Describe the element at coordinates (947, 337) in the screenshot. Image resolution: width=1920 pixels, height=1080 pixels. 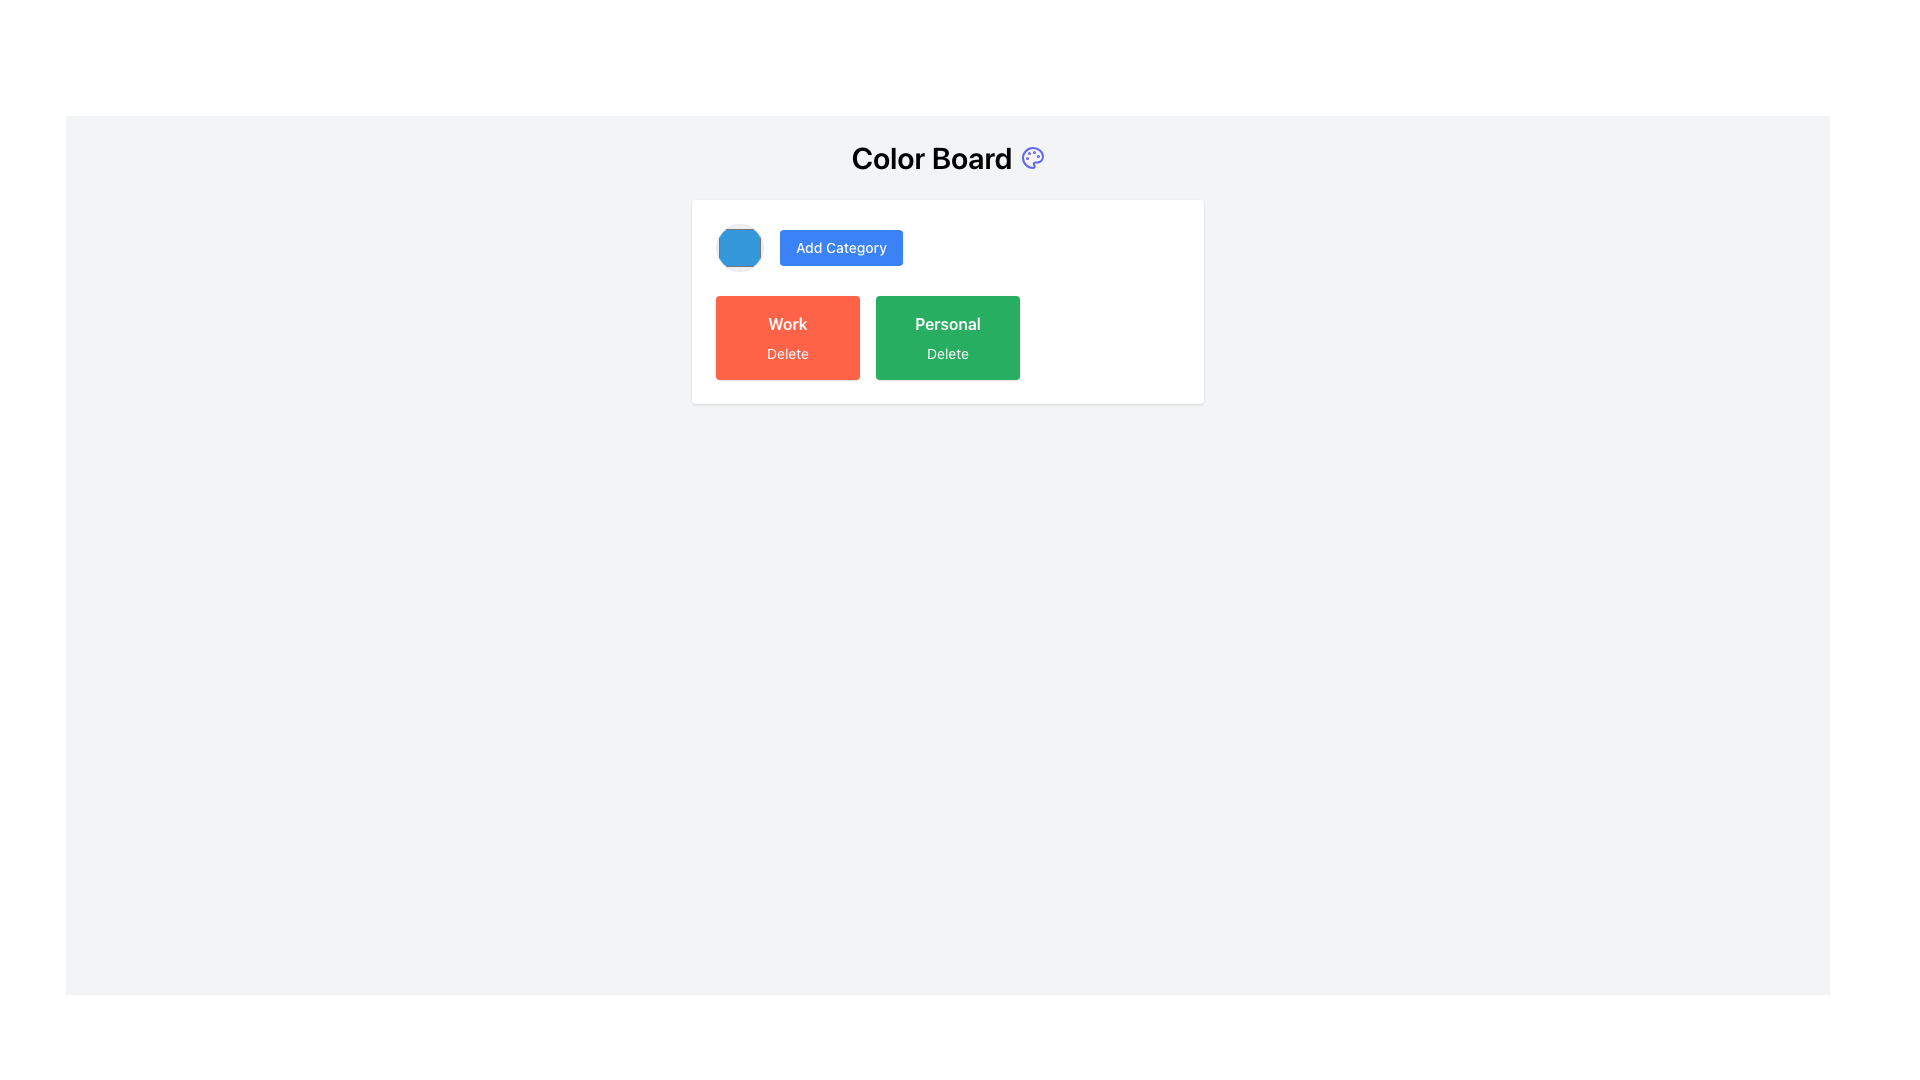
I see `the 'Delete' text on the green button labeled 'Personal'` at that location.